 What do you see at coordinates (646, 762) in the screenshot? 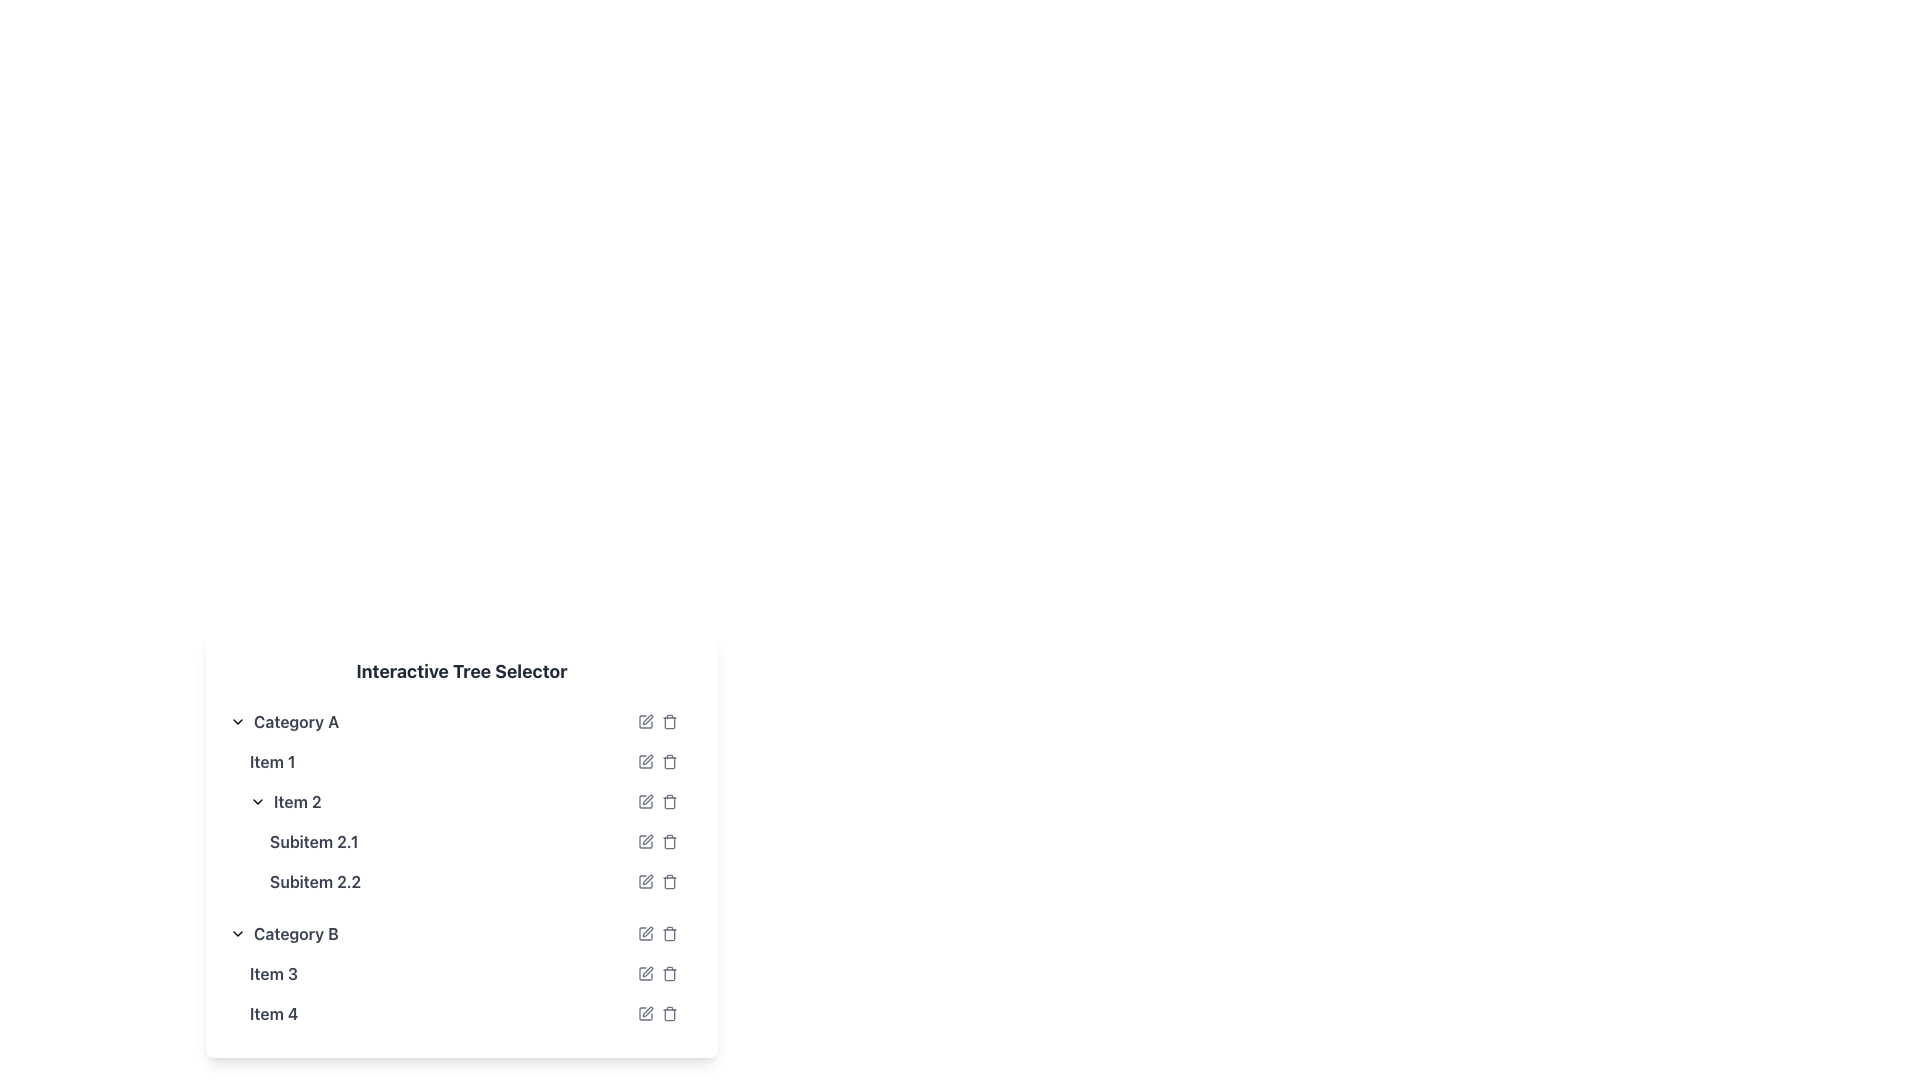
I see `the geometric square icon with a gray stroke adjacent to 'Item 1' in the tree-selector layout` at bounding box center [646, 762].